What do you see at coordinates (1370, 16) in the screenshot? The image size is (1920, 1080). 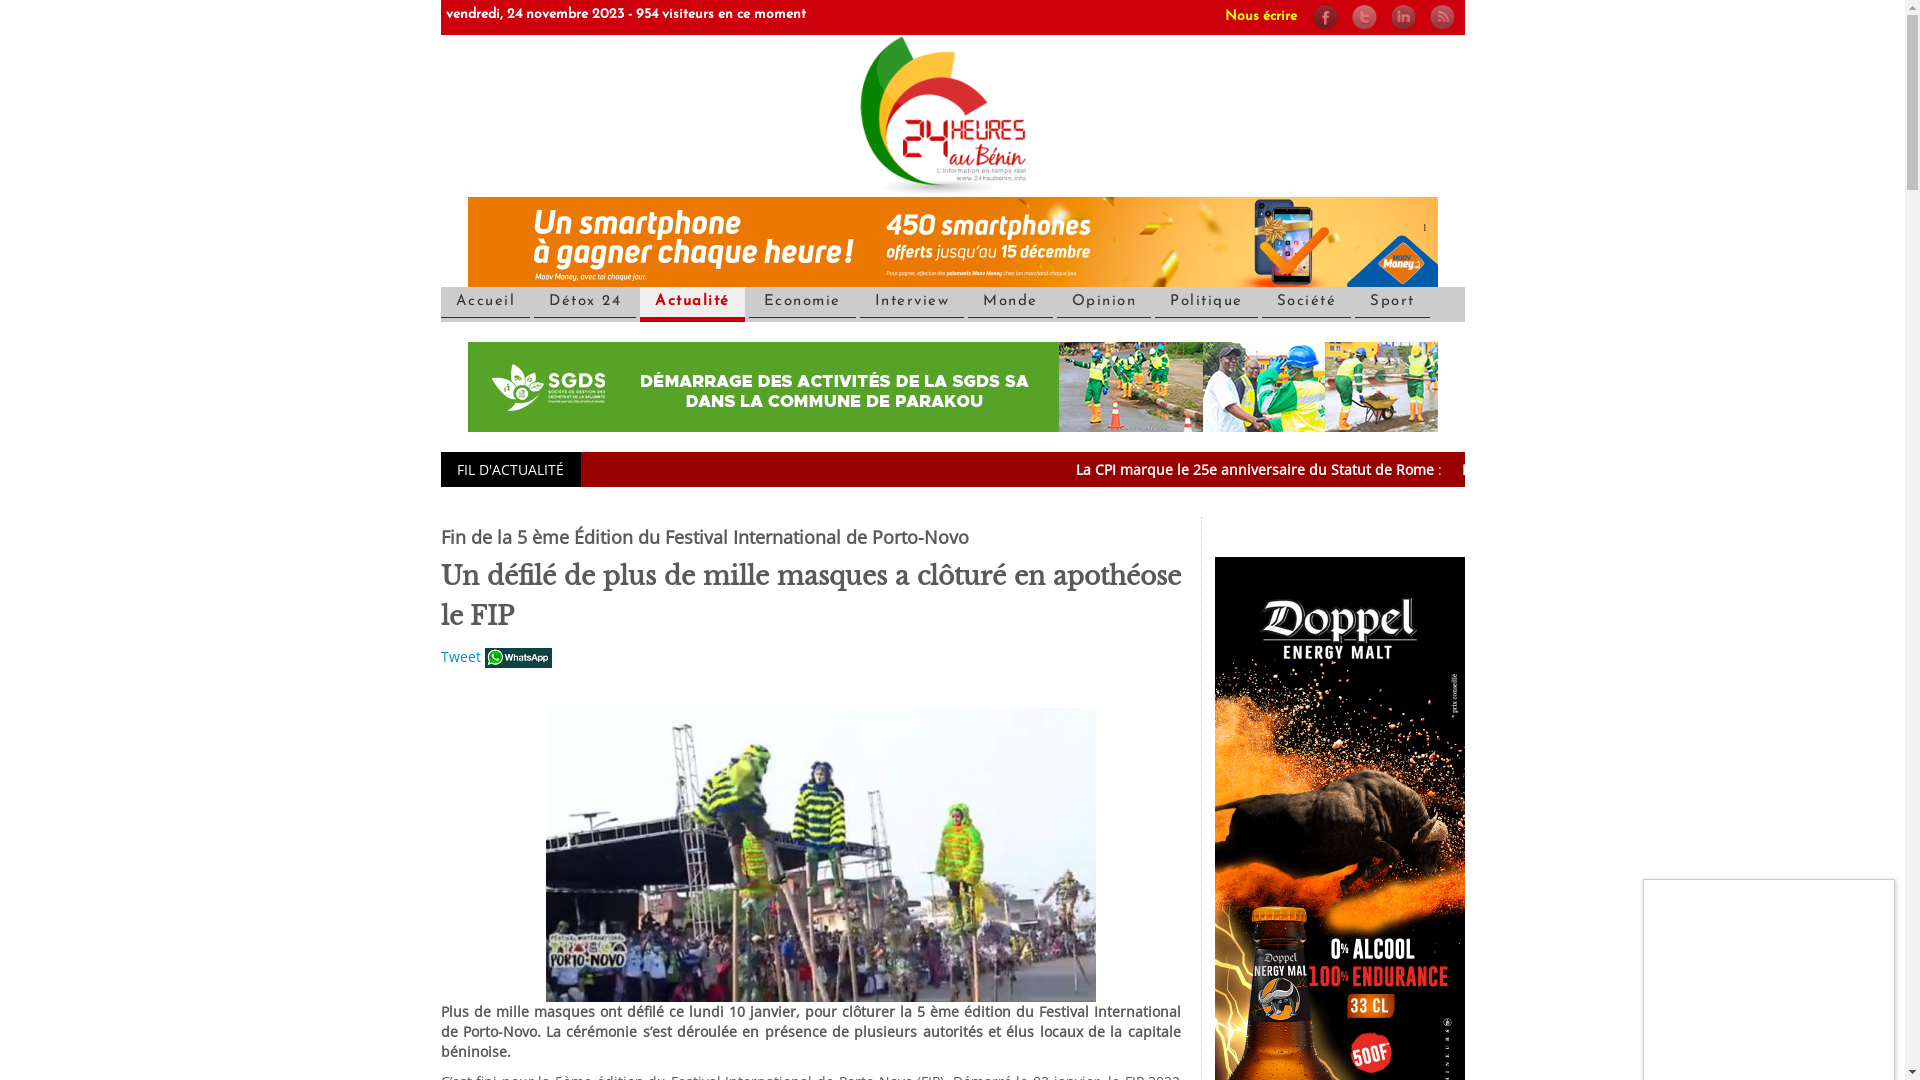 I see `'@24haubenin'` at bounding box center [1370, 16].